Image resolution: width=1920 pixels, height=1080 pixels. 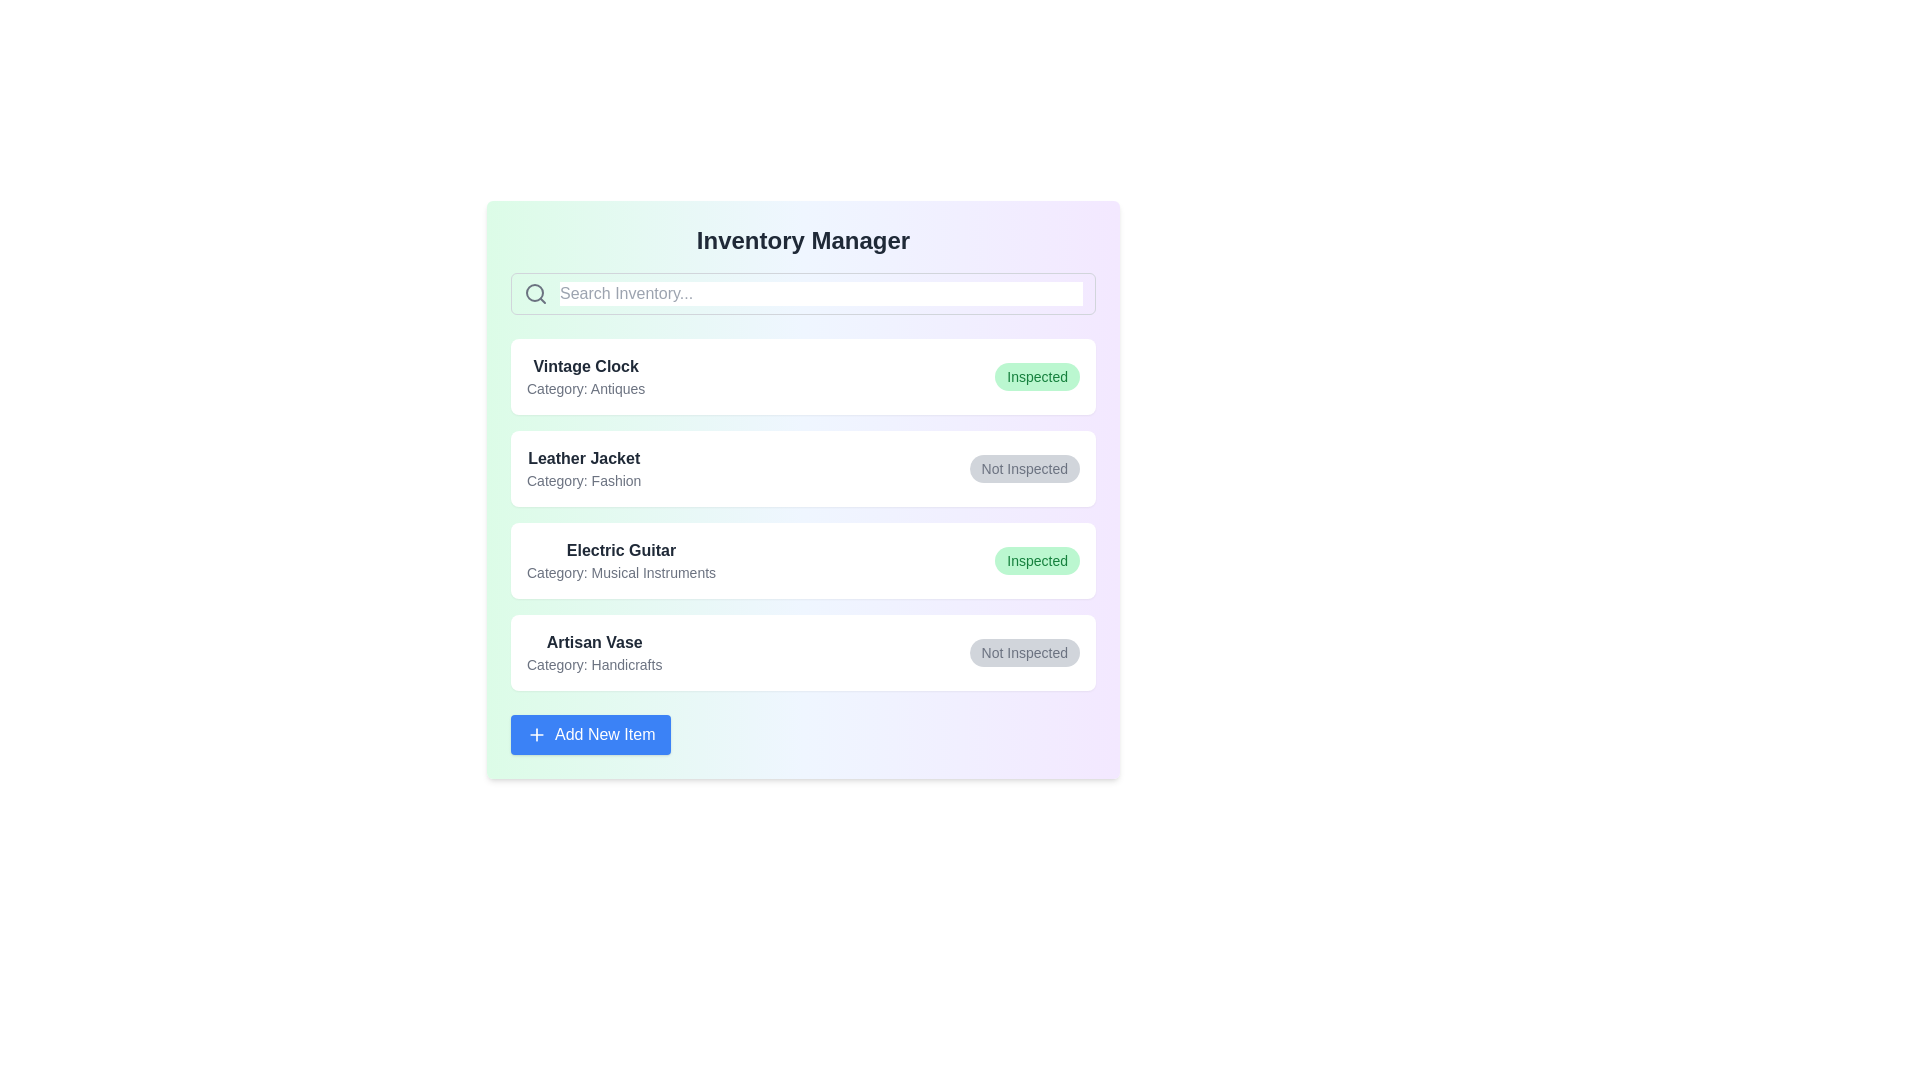 I want to click on the status button of the item labeled 'Artisan Vase', so click(x=1024, y=652).